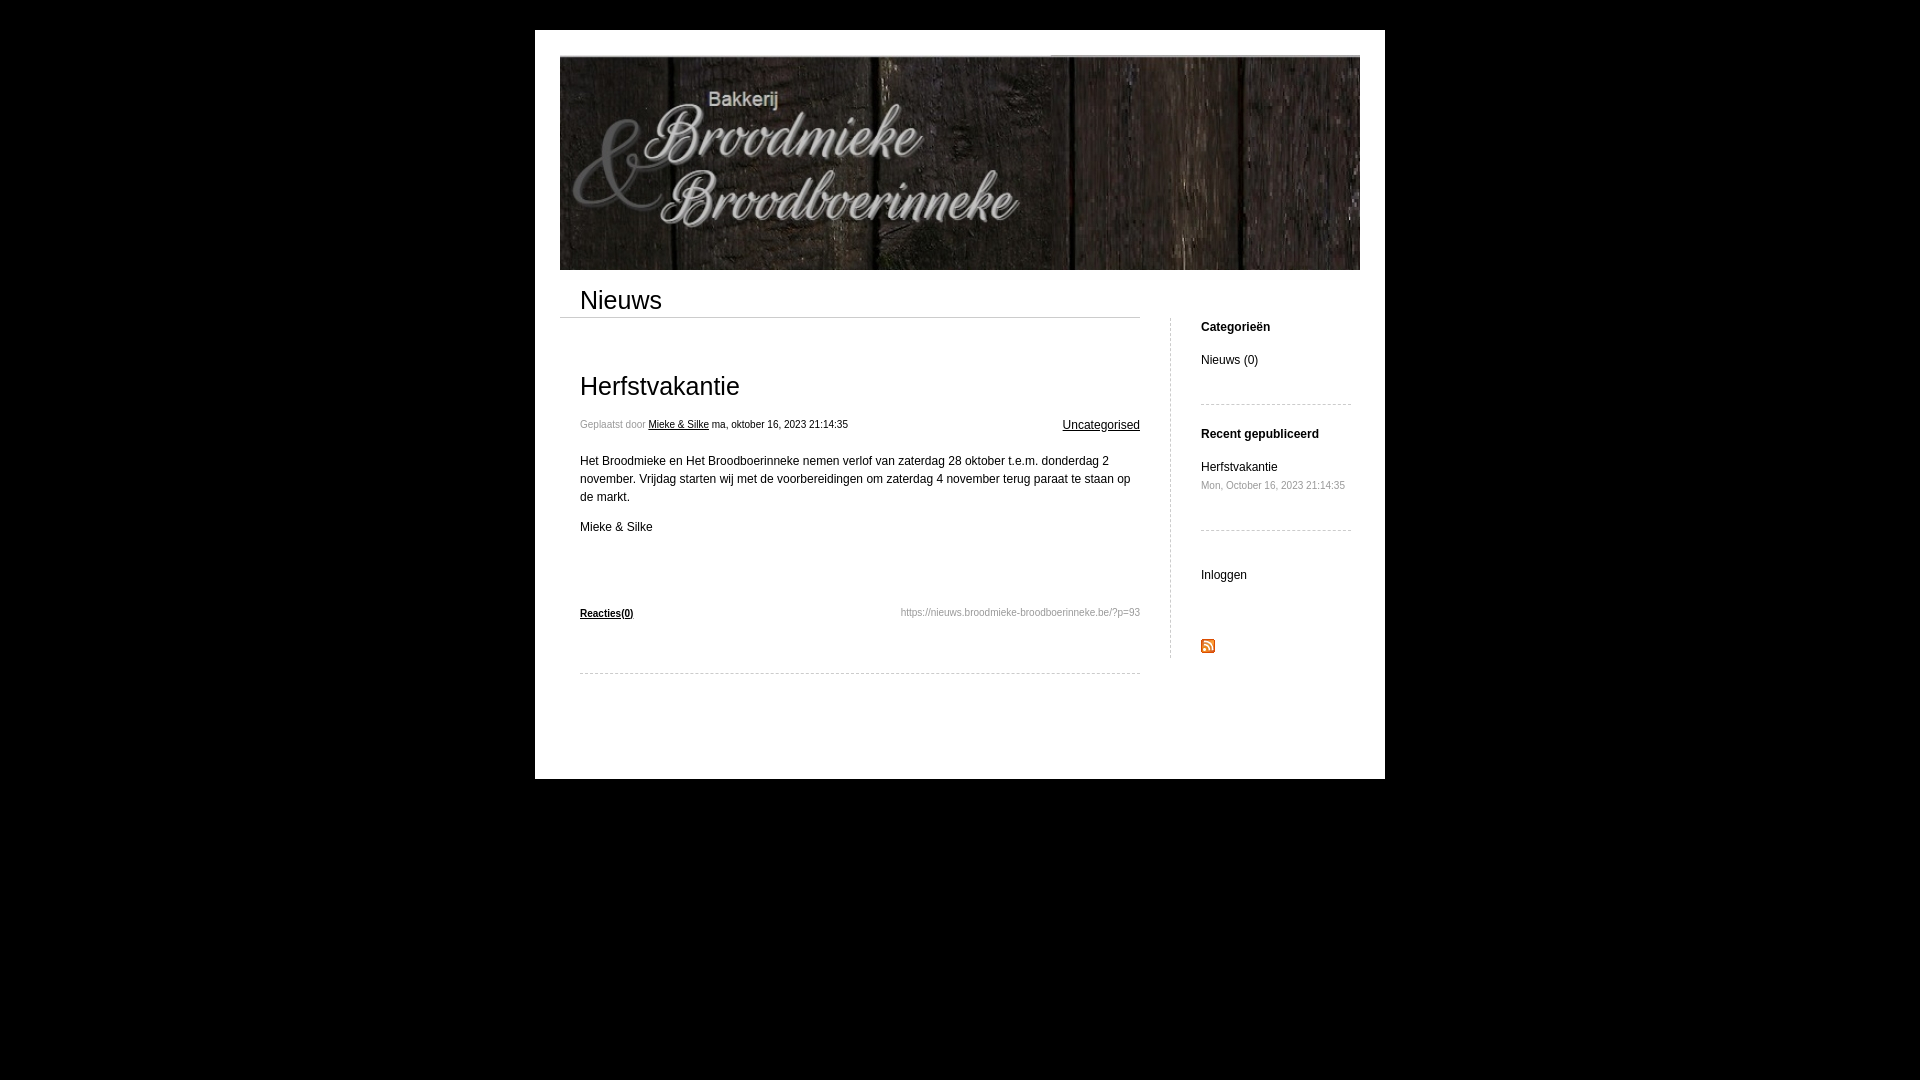 This screenshot has width=1920, height=1080. I want to click on 'Herfstvakantie, so click(1271, 475).